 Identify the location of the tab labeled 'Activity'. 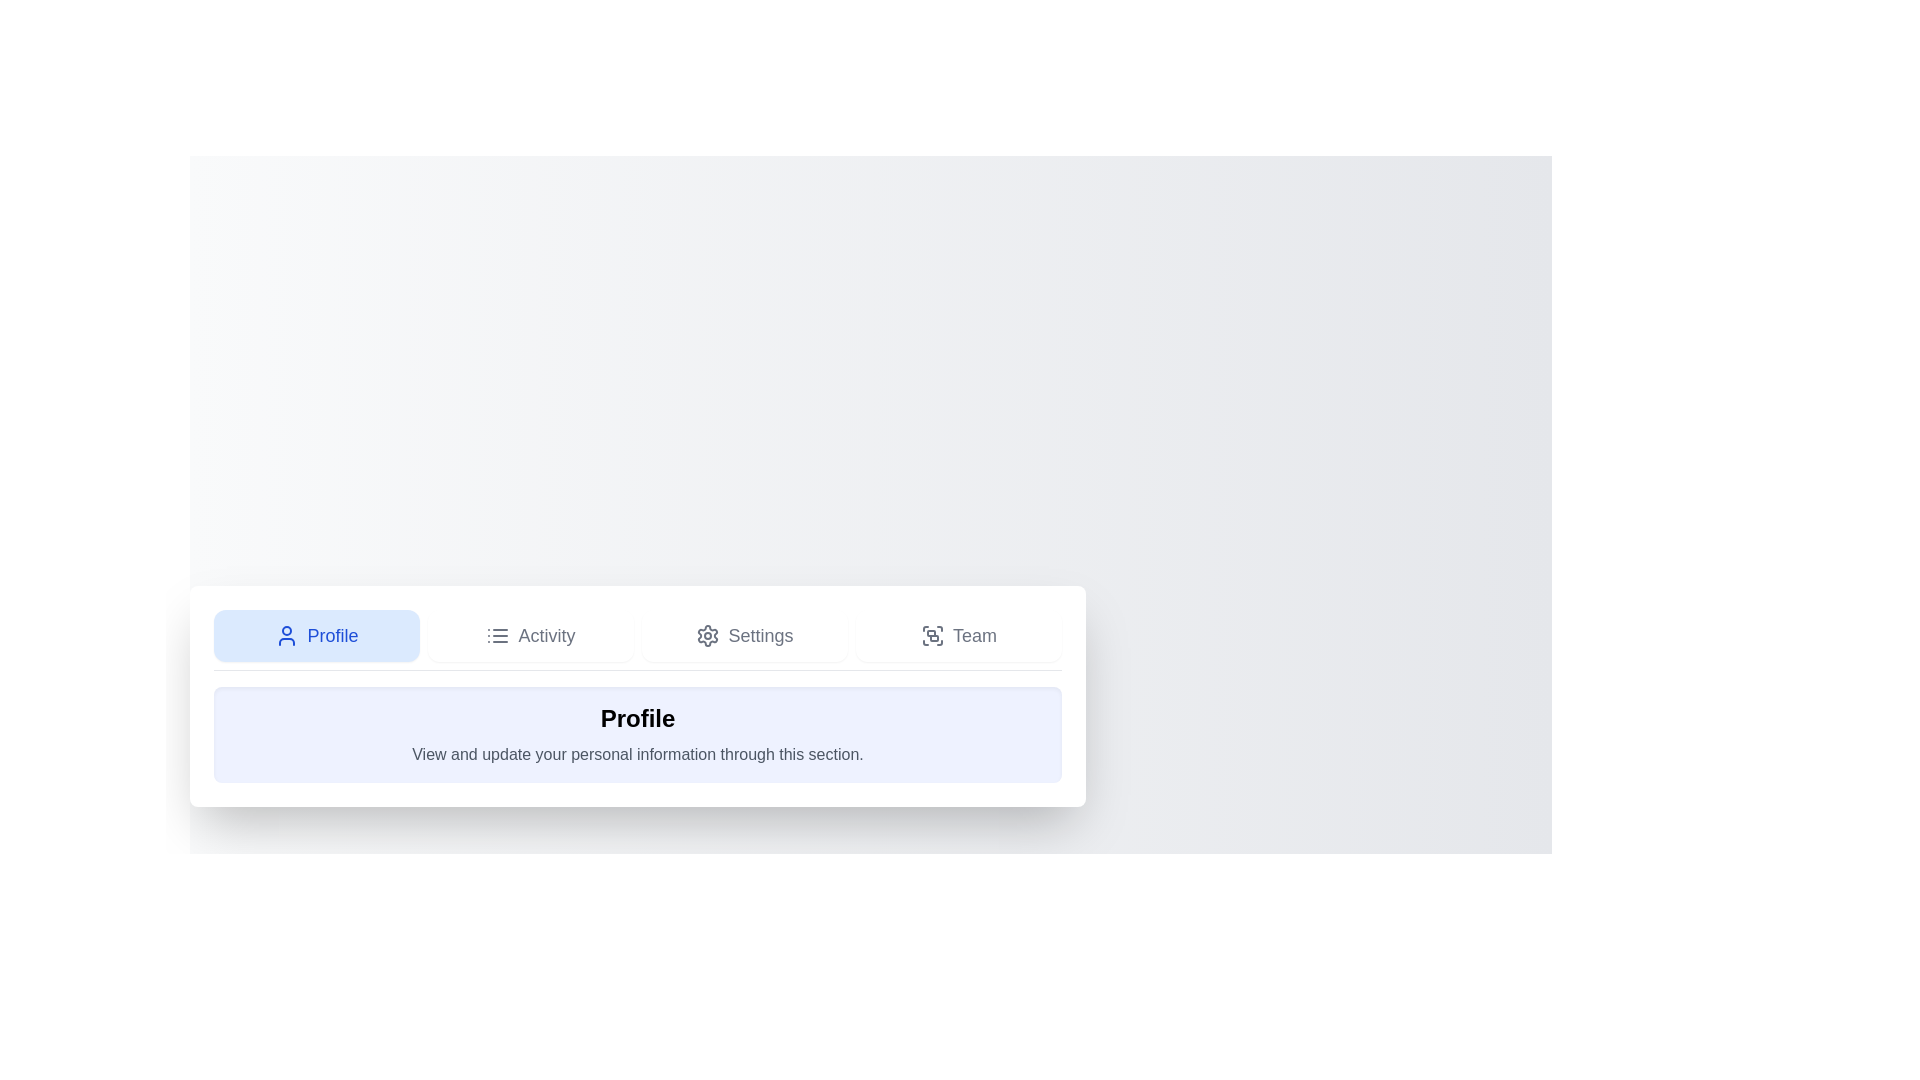
(531, 635).